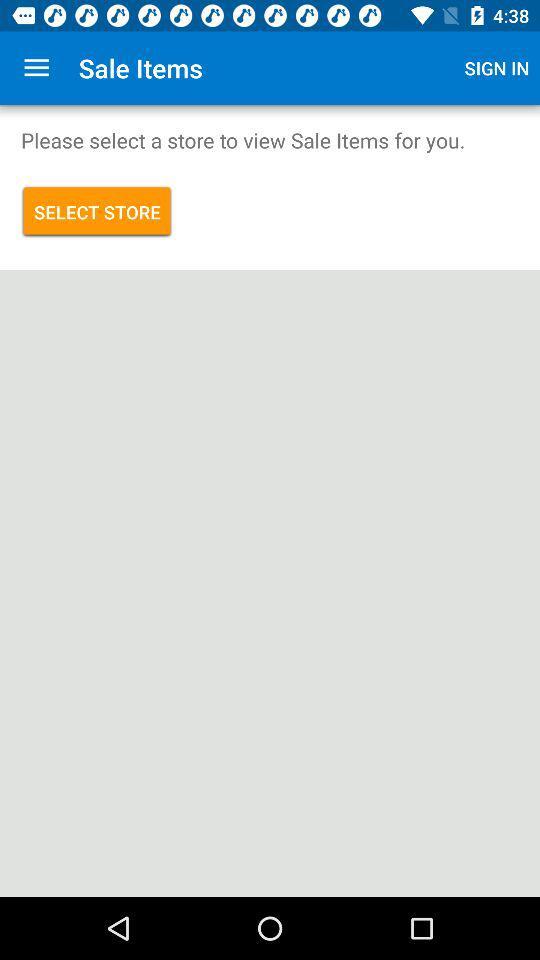 Image resolution: width=540 pixels, height=960 pixels. What do you see at coordinates (36, 68) in the screenshot?
I see `icon to the left of sale items item` at bounding box center [36, 68].